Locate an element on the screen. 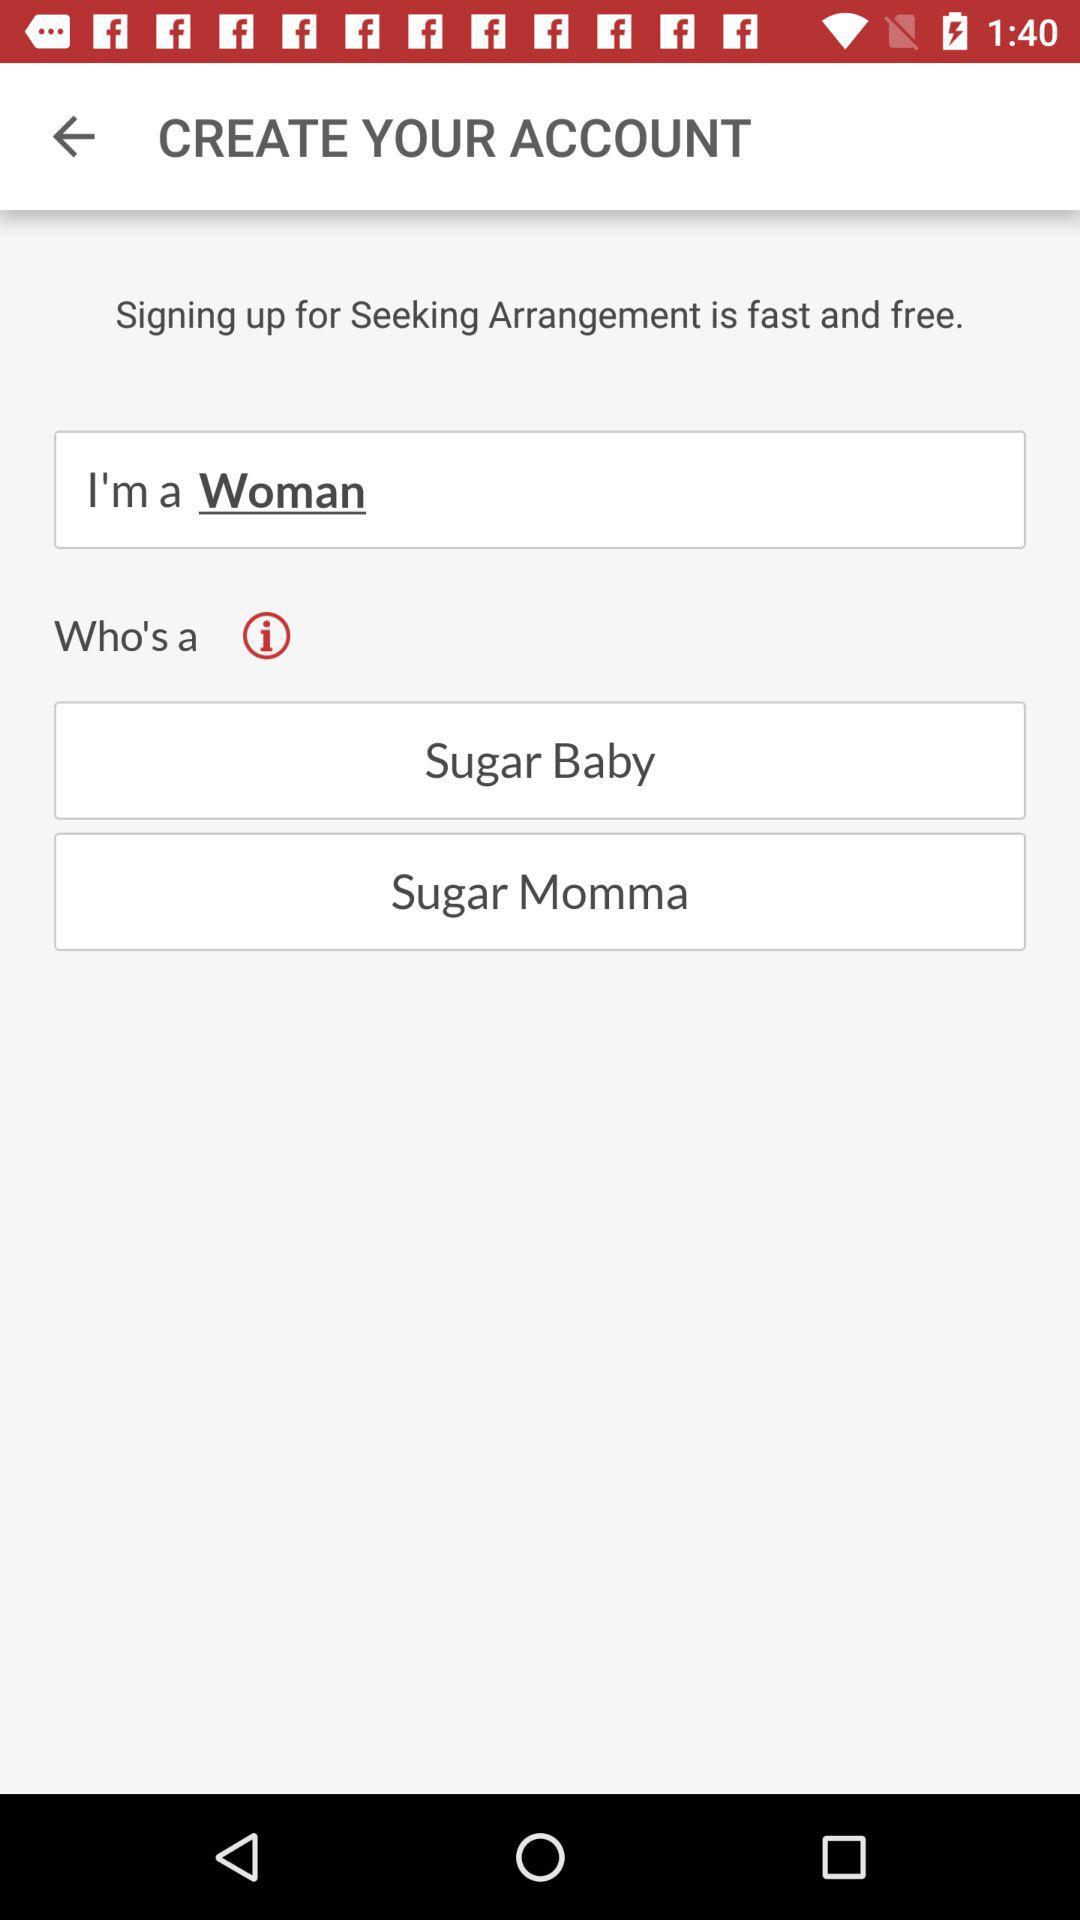 Image resolution: width=1080 pixels, height=1920 pixels. the item below sugar momma item is located at coordinates (540, 1622).